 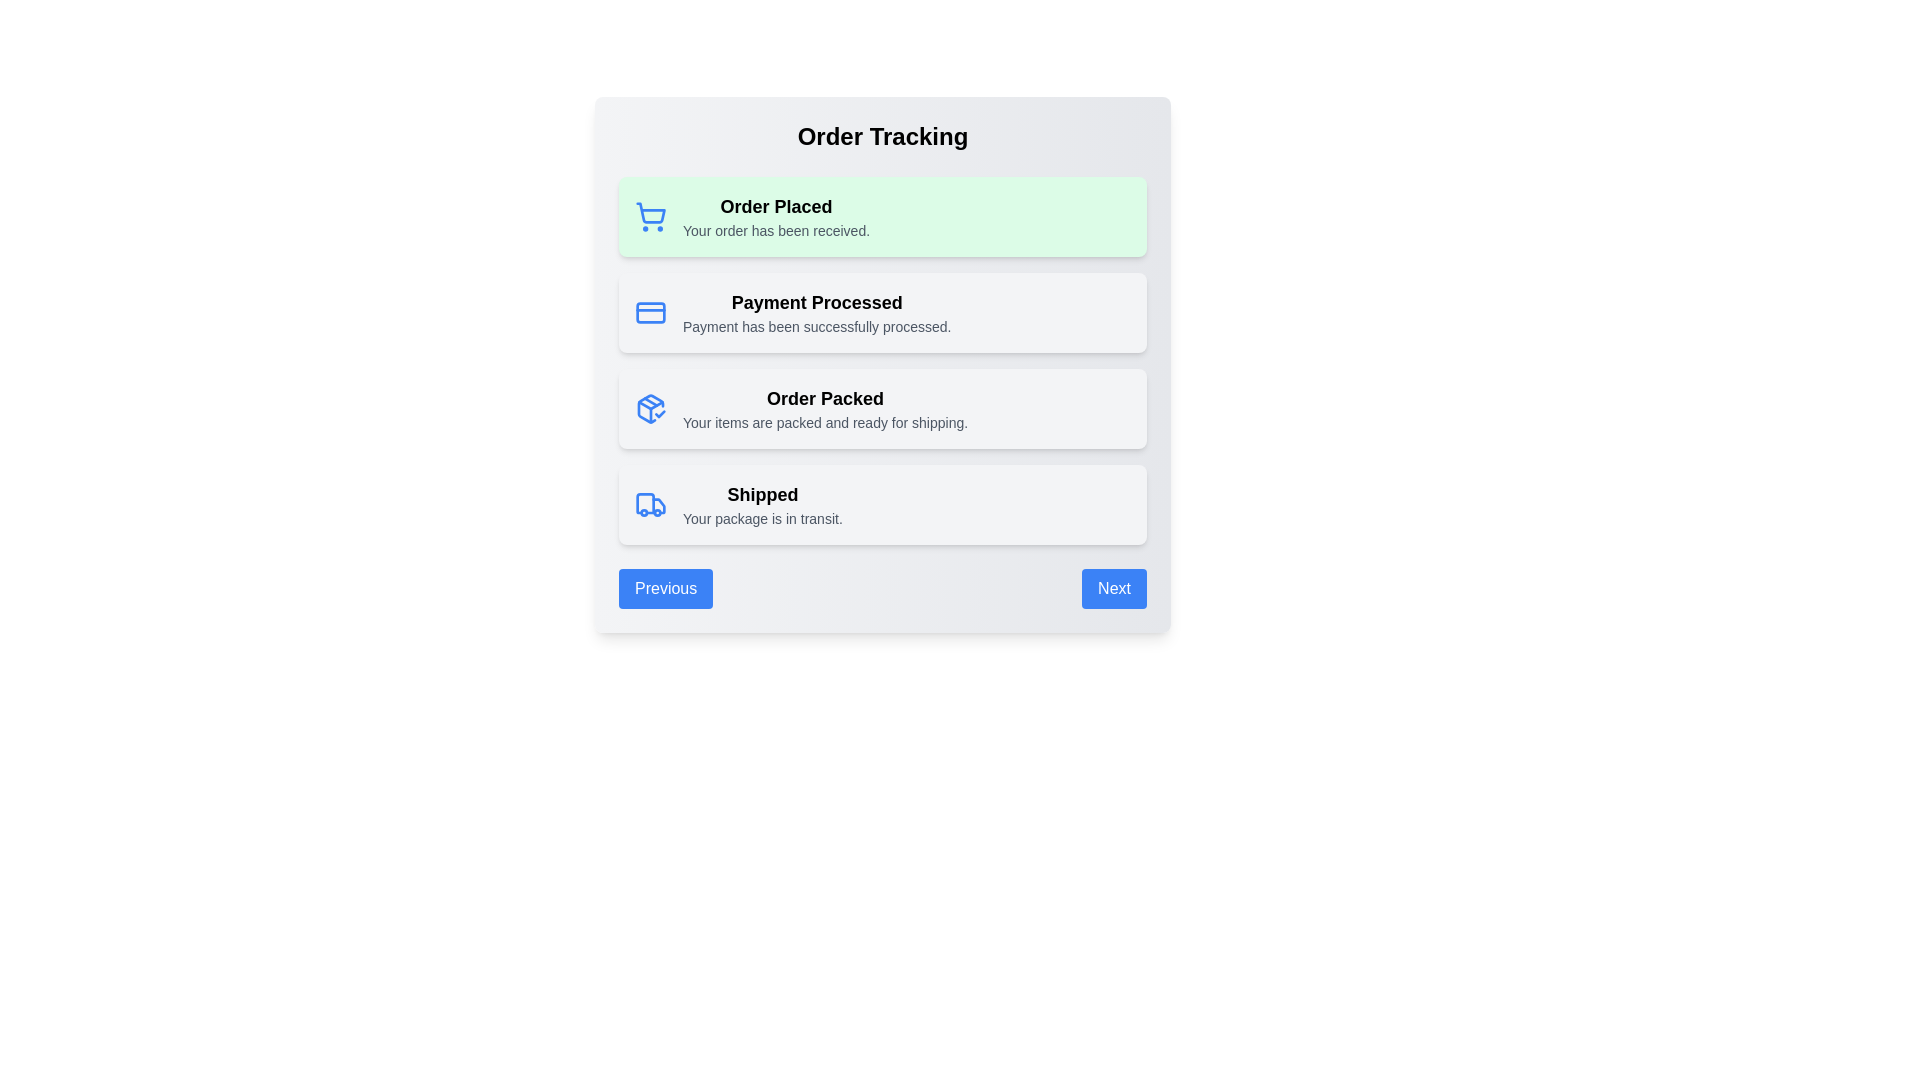 What do you see at coordinates (825, 407) in the screenshot?
I see `the Informational Text Block that displays the heading 'Order Packed' in bold and the text 'Your items are packed and ready for shipping.'` at bounding box center [825, 407].